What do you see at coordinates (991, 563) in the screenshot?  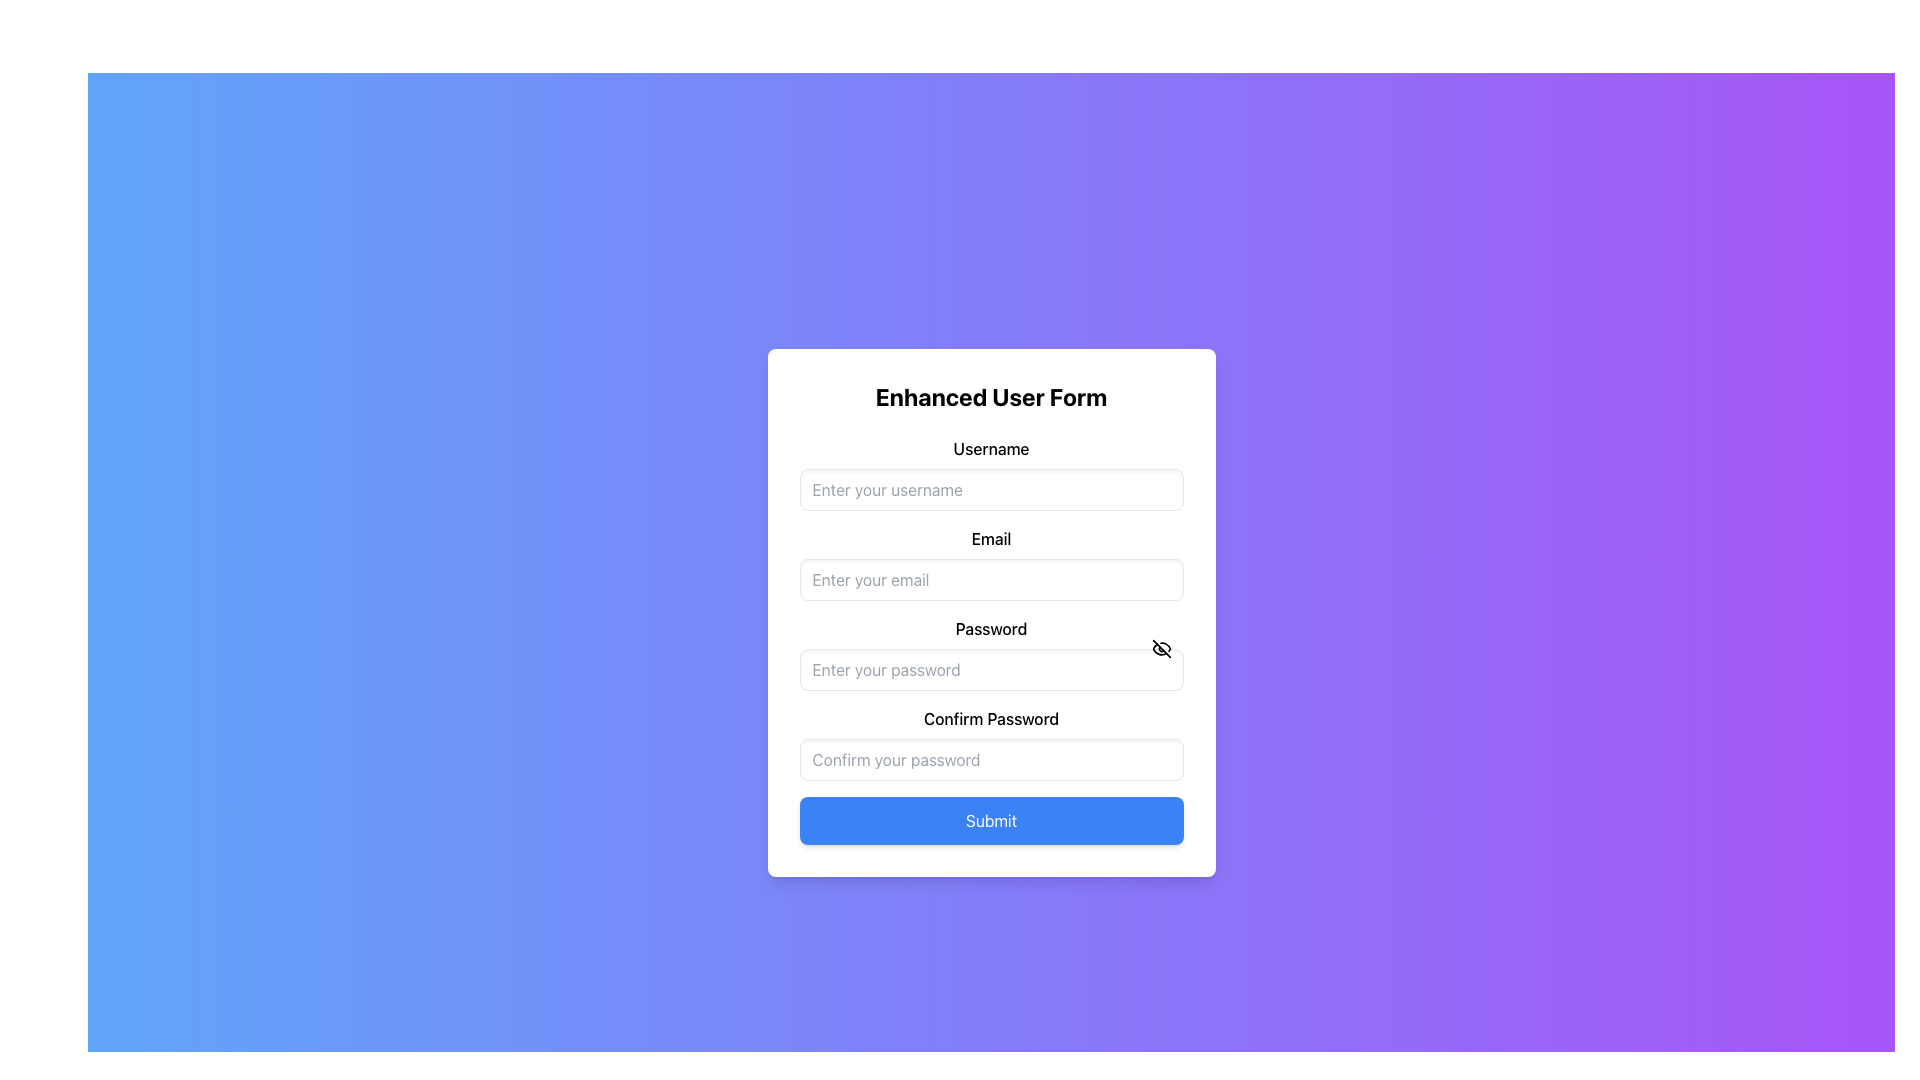 I see `the input box for the 'Email' field in the 'Enhanced User Form'` at bounding box center [991, 563].